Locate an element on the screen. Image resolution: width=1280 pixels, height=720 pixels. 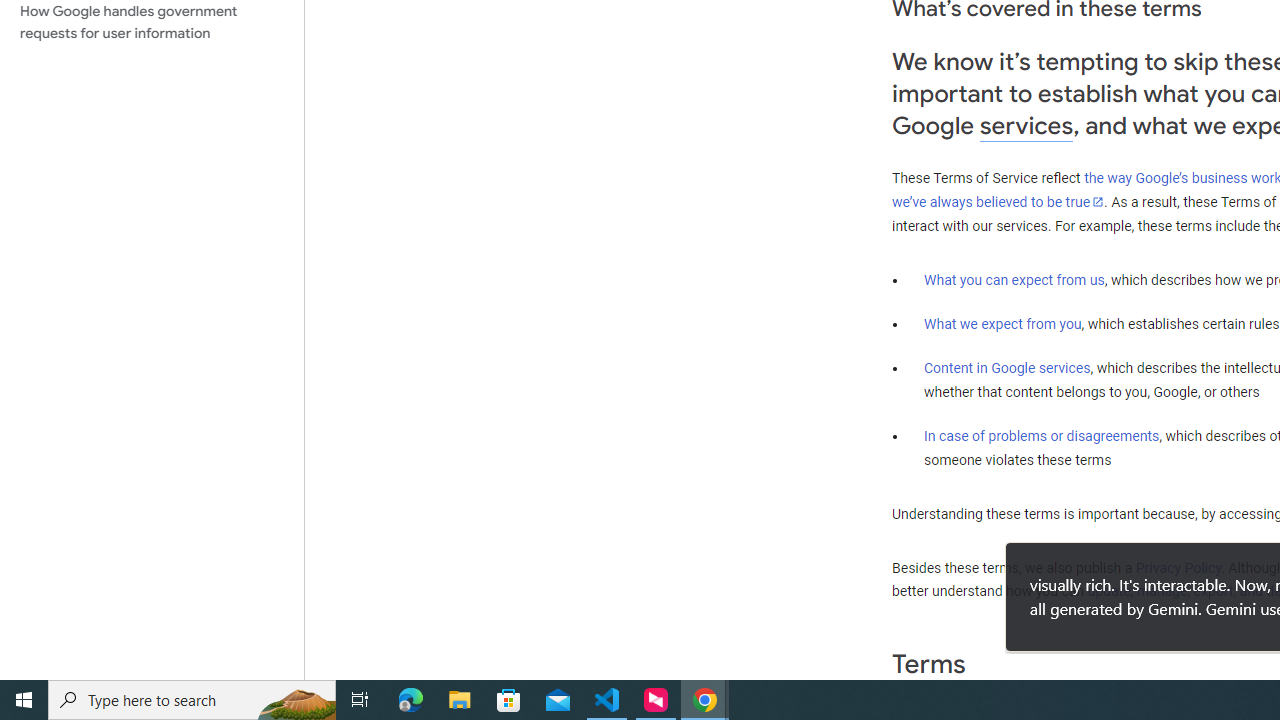
'Content in Google services' is located at coordinates (1007, 368).